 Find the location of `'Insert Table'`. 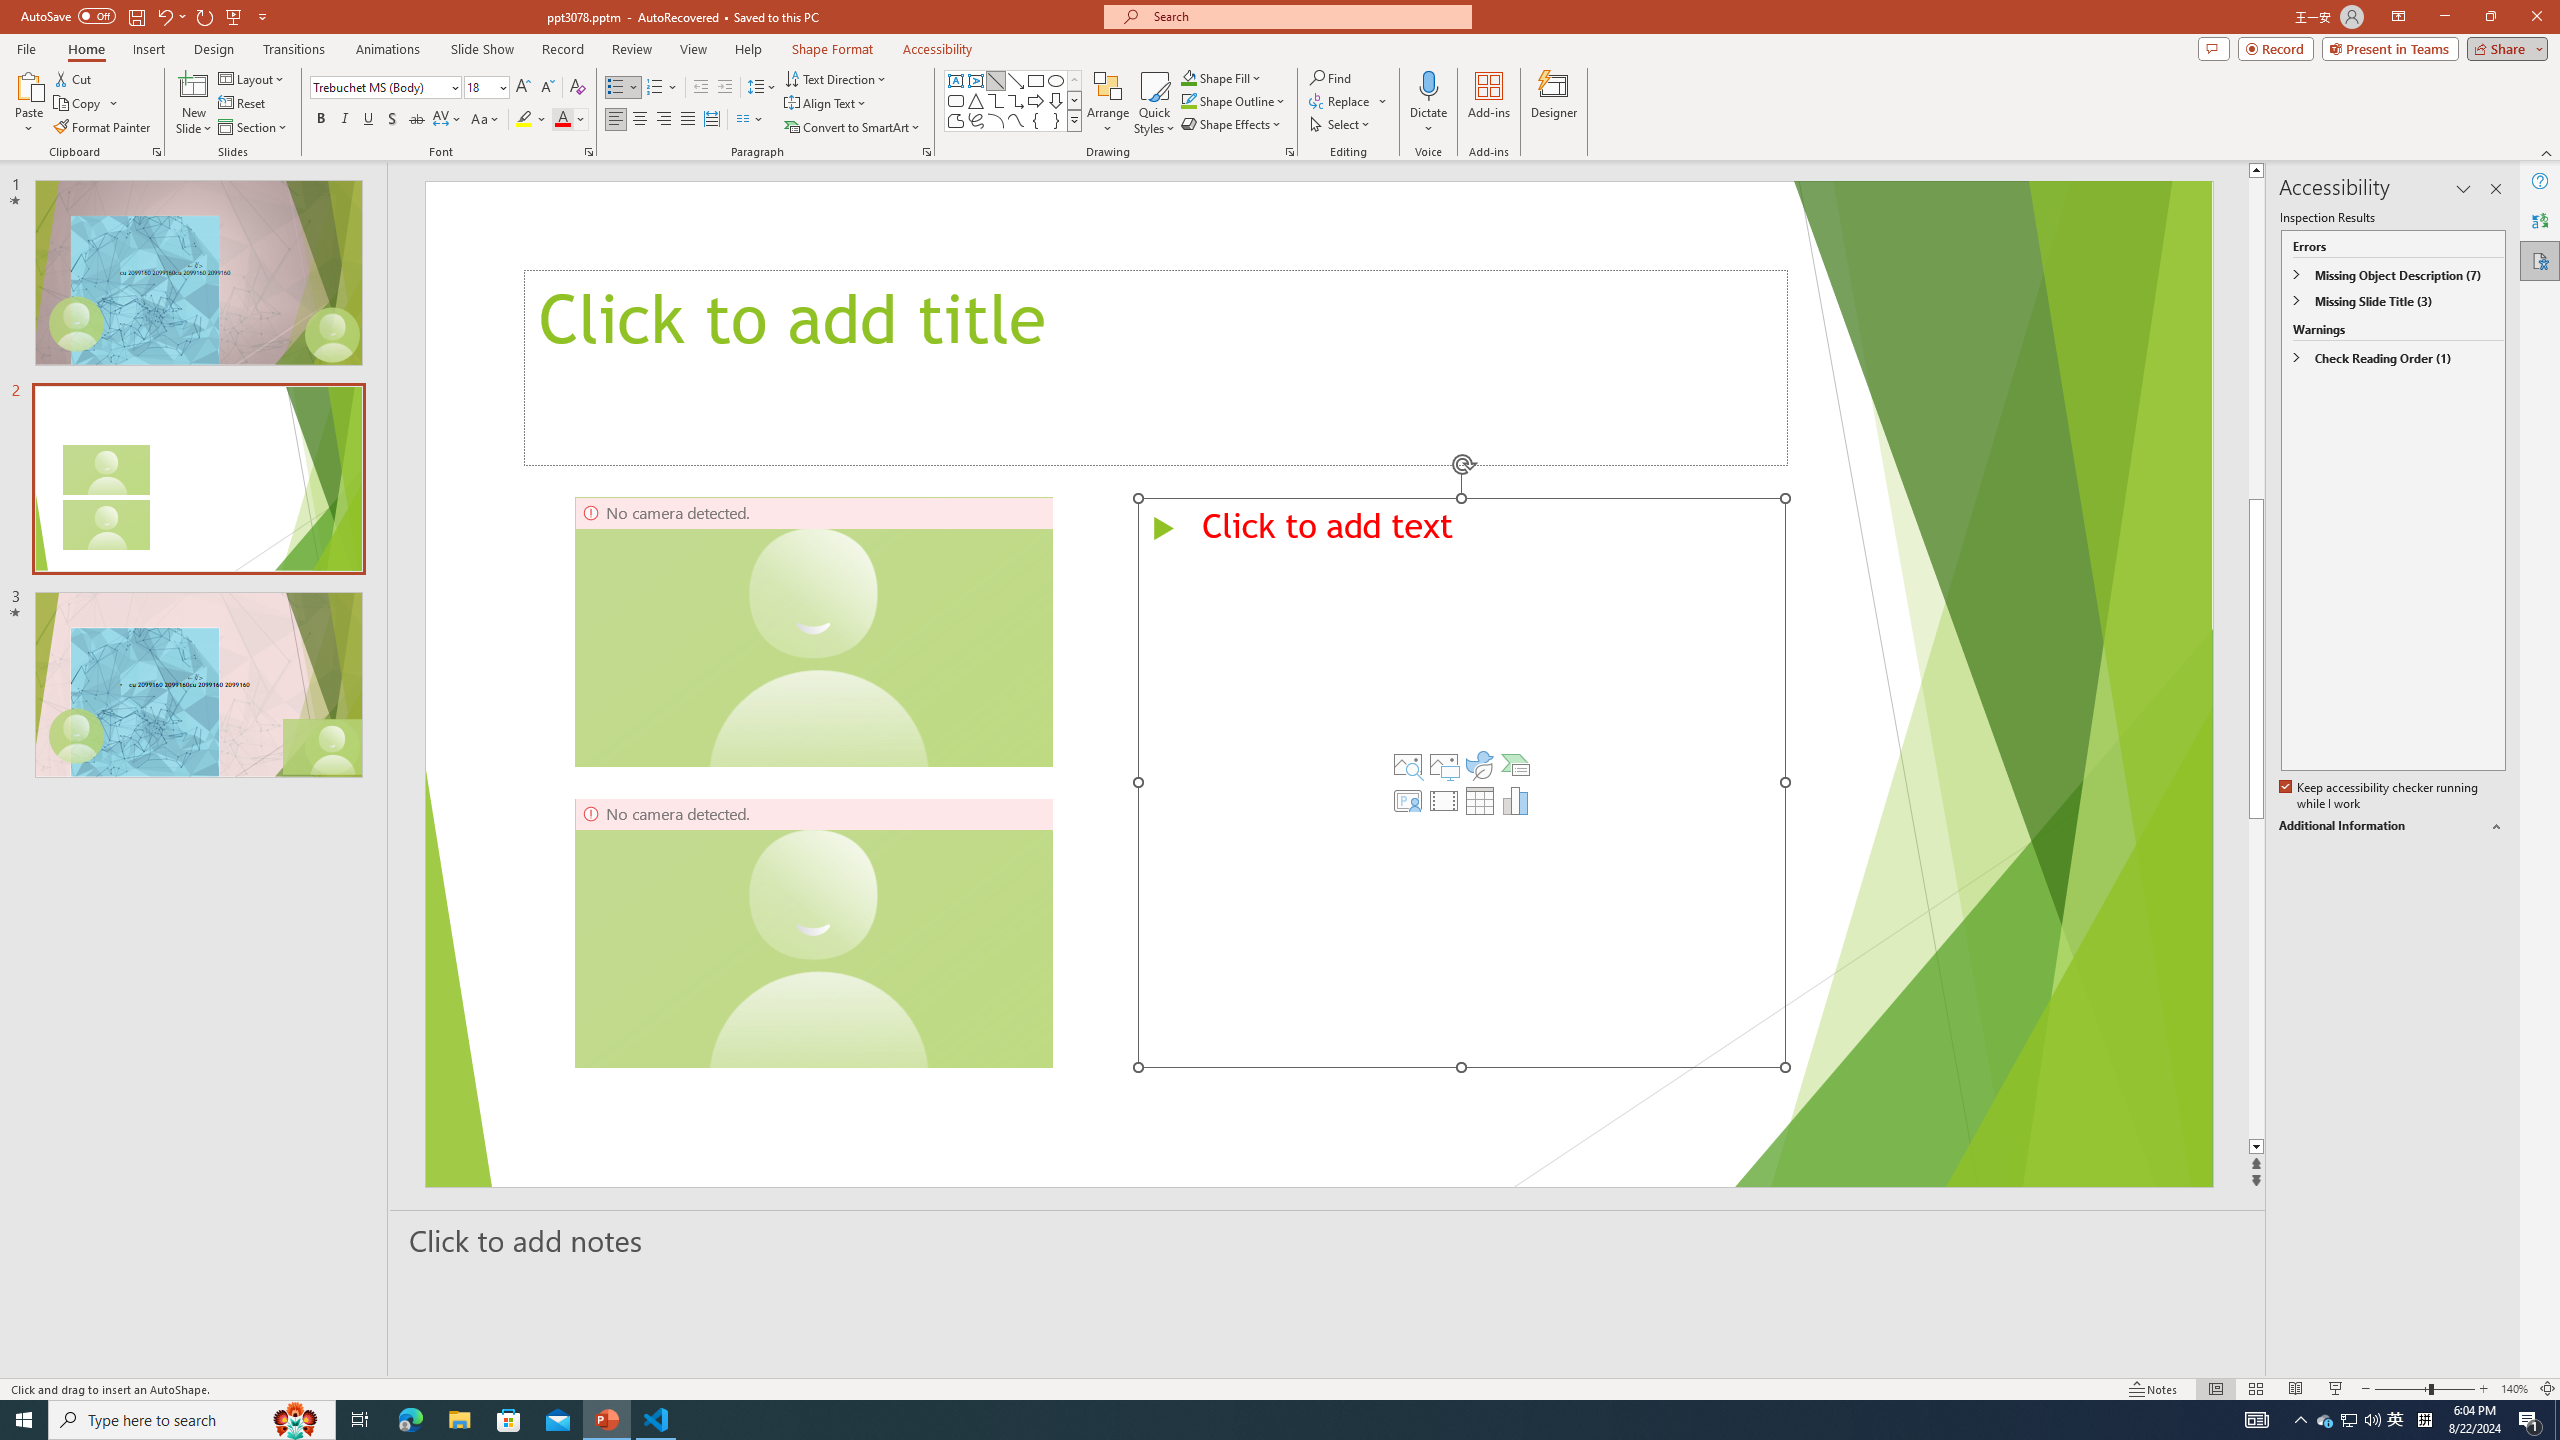

'Insert Table' is located at coordinates (1479, 800).